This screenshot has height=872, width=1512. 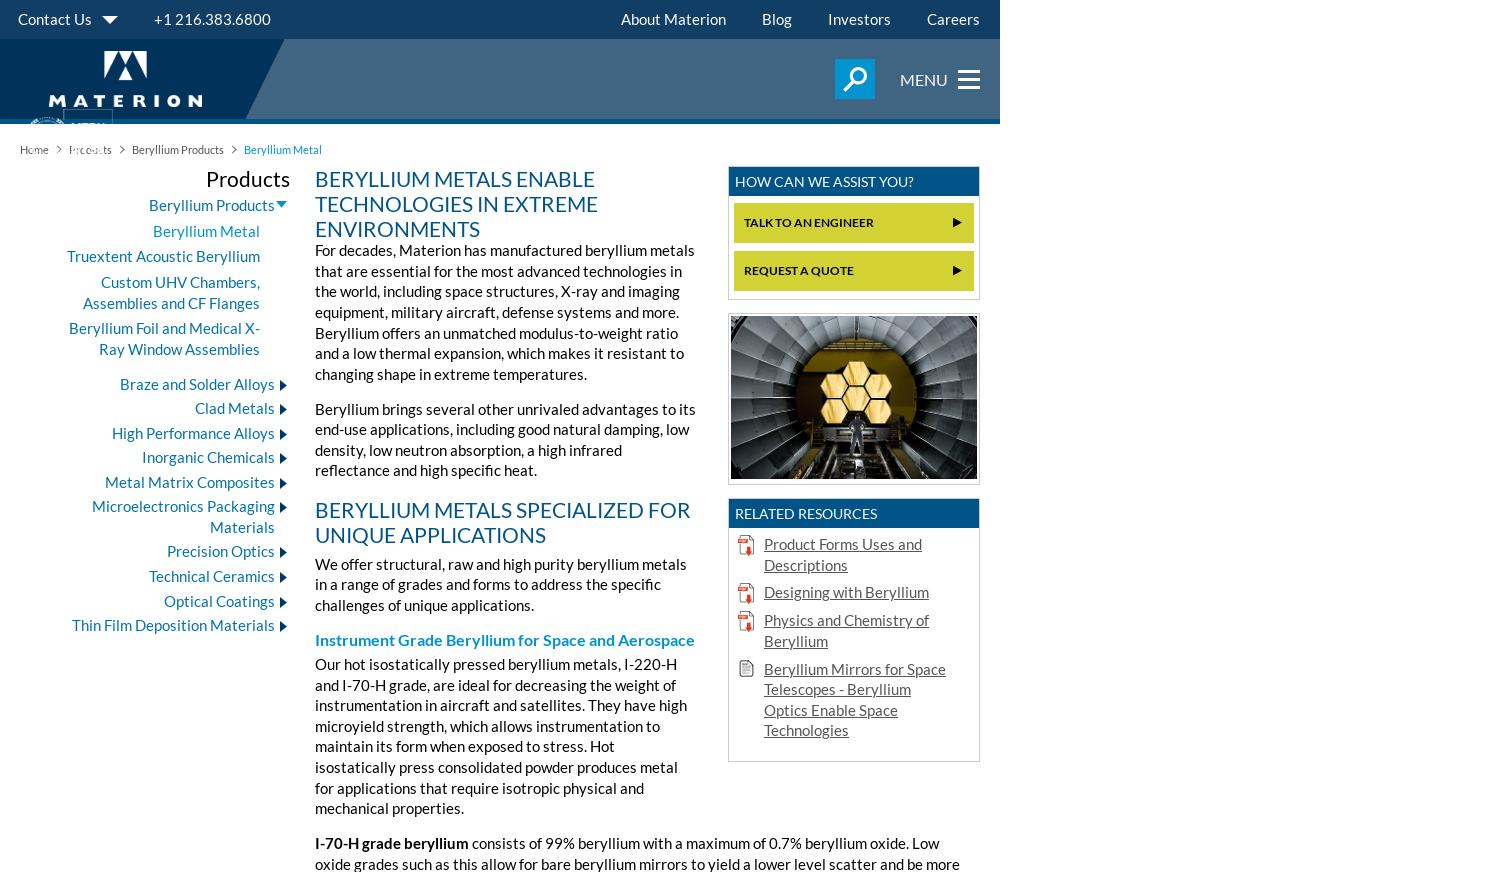 What do you see at coordinates (1074, 558) in the screenshot?
I see `'Businesses'` at bounding box center [1074, 558].